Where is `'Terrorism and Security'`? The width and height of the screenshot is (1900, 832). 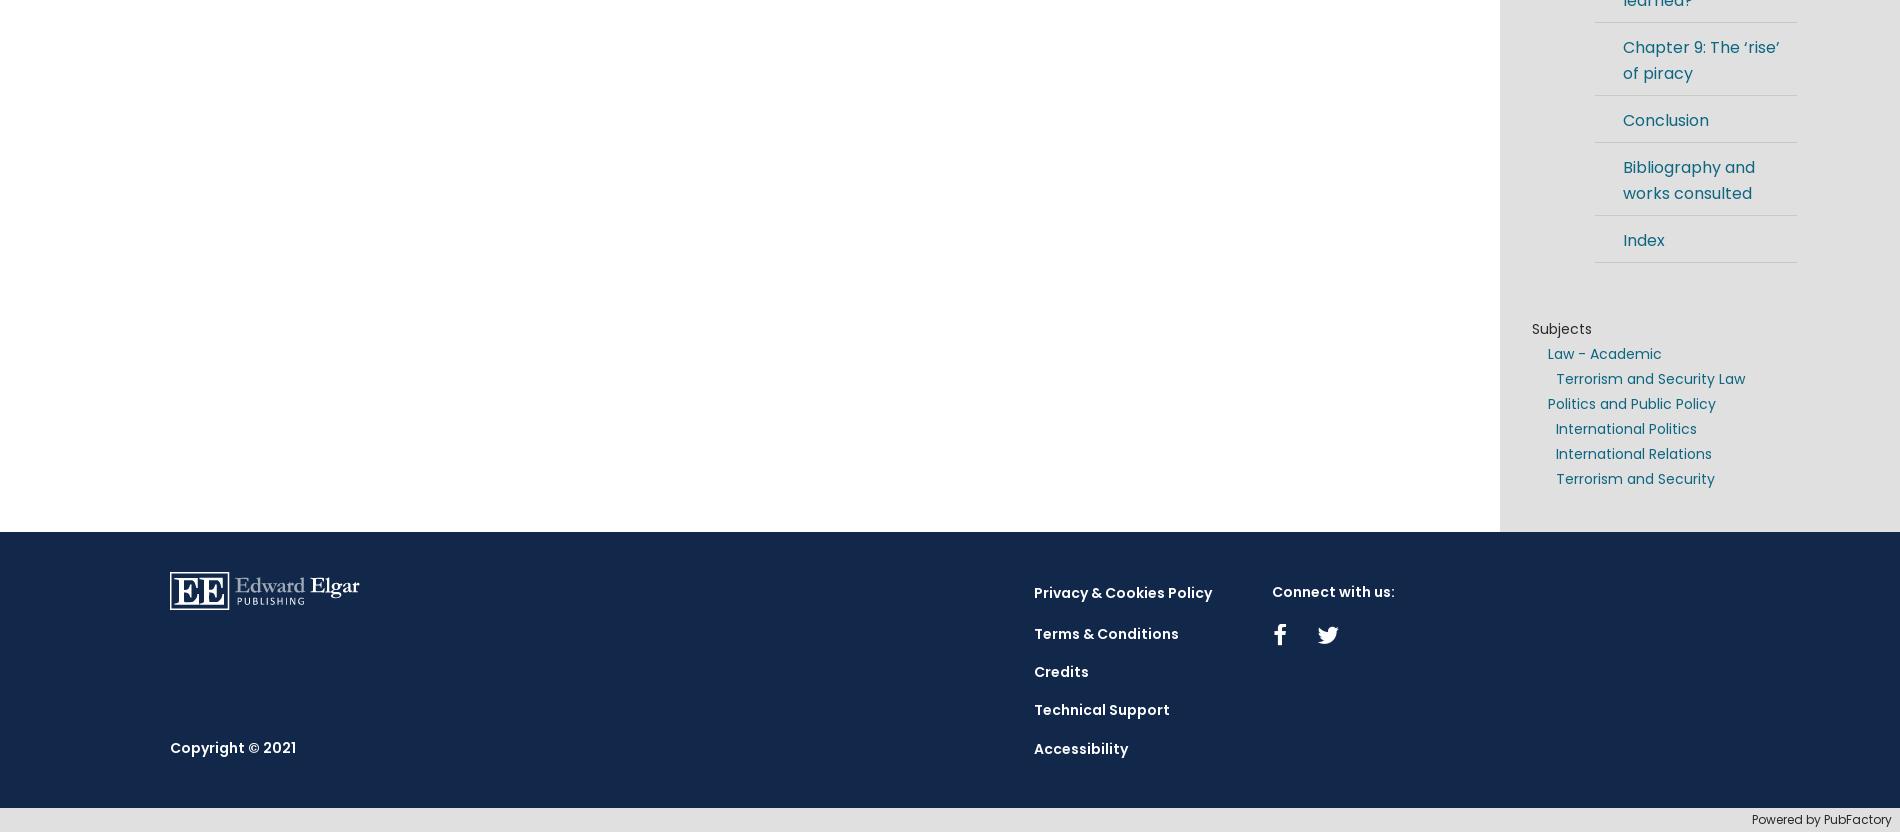
'Terrorism and Security' is located at coordinates (1635, 477).